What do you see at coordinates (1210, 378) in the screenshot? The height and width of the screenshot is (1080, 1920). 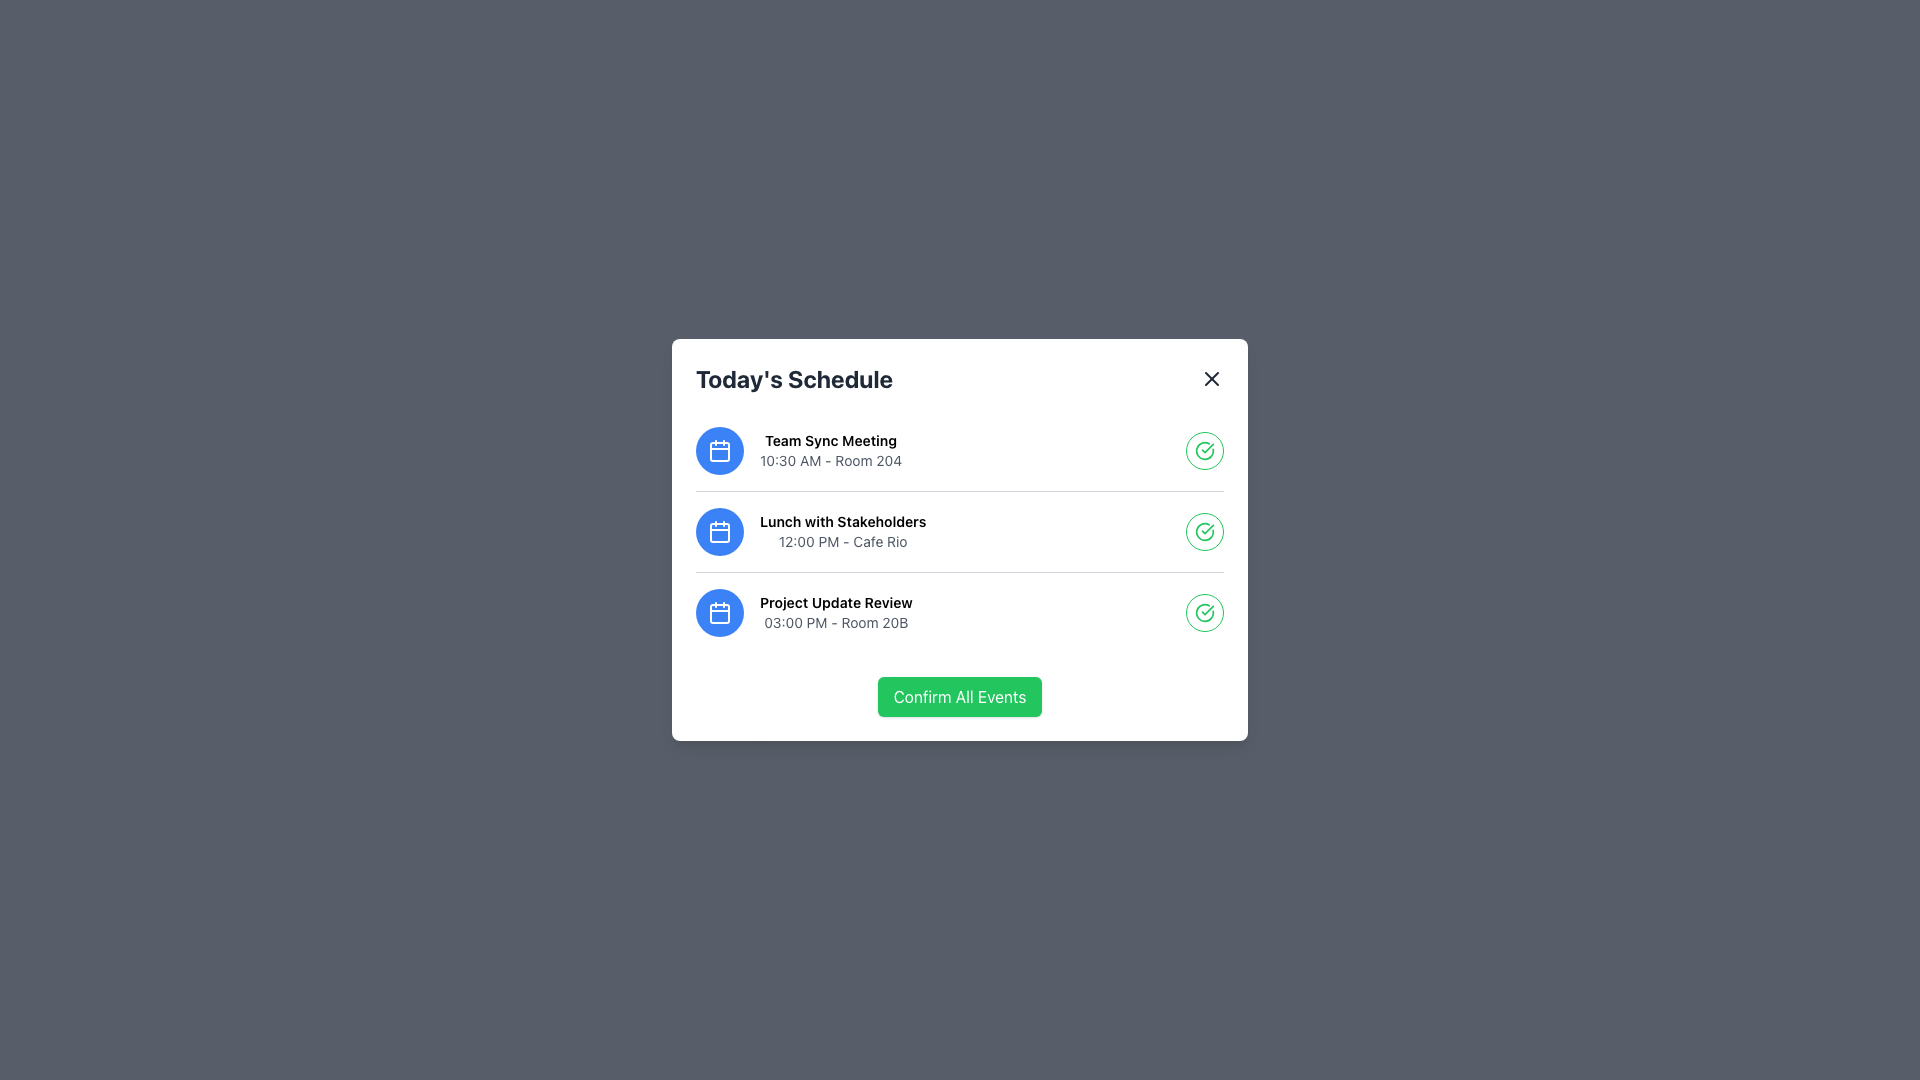 I see `the Close Button (Icon) represented by an 'X' shape, located in the top-right corner of the modal box titled 'Today's Schedule', to navigate` at bounding box center [1210, 378].